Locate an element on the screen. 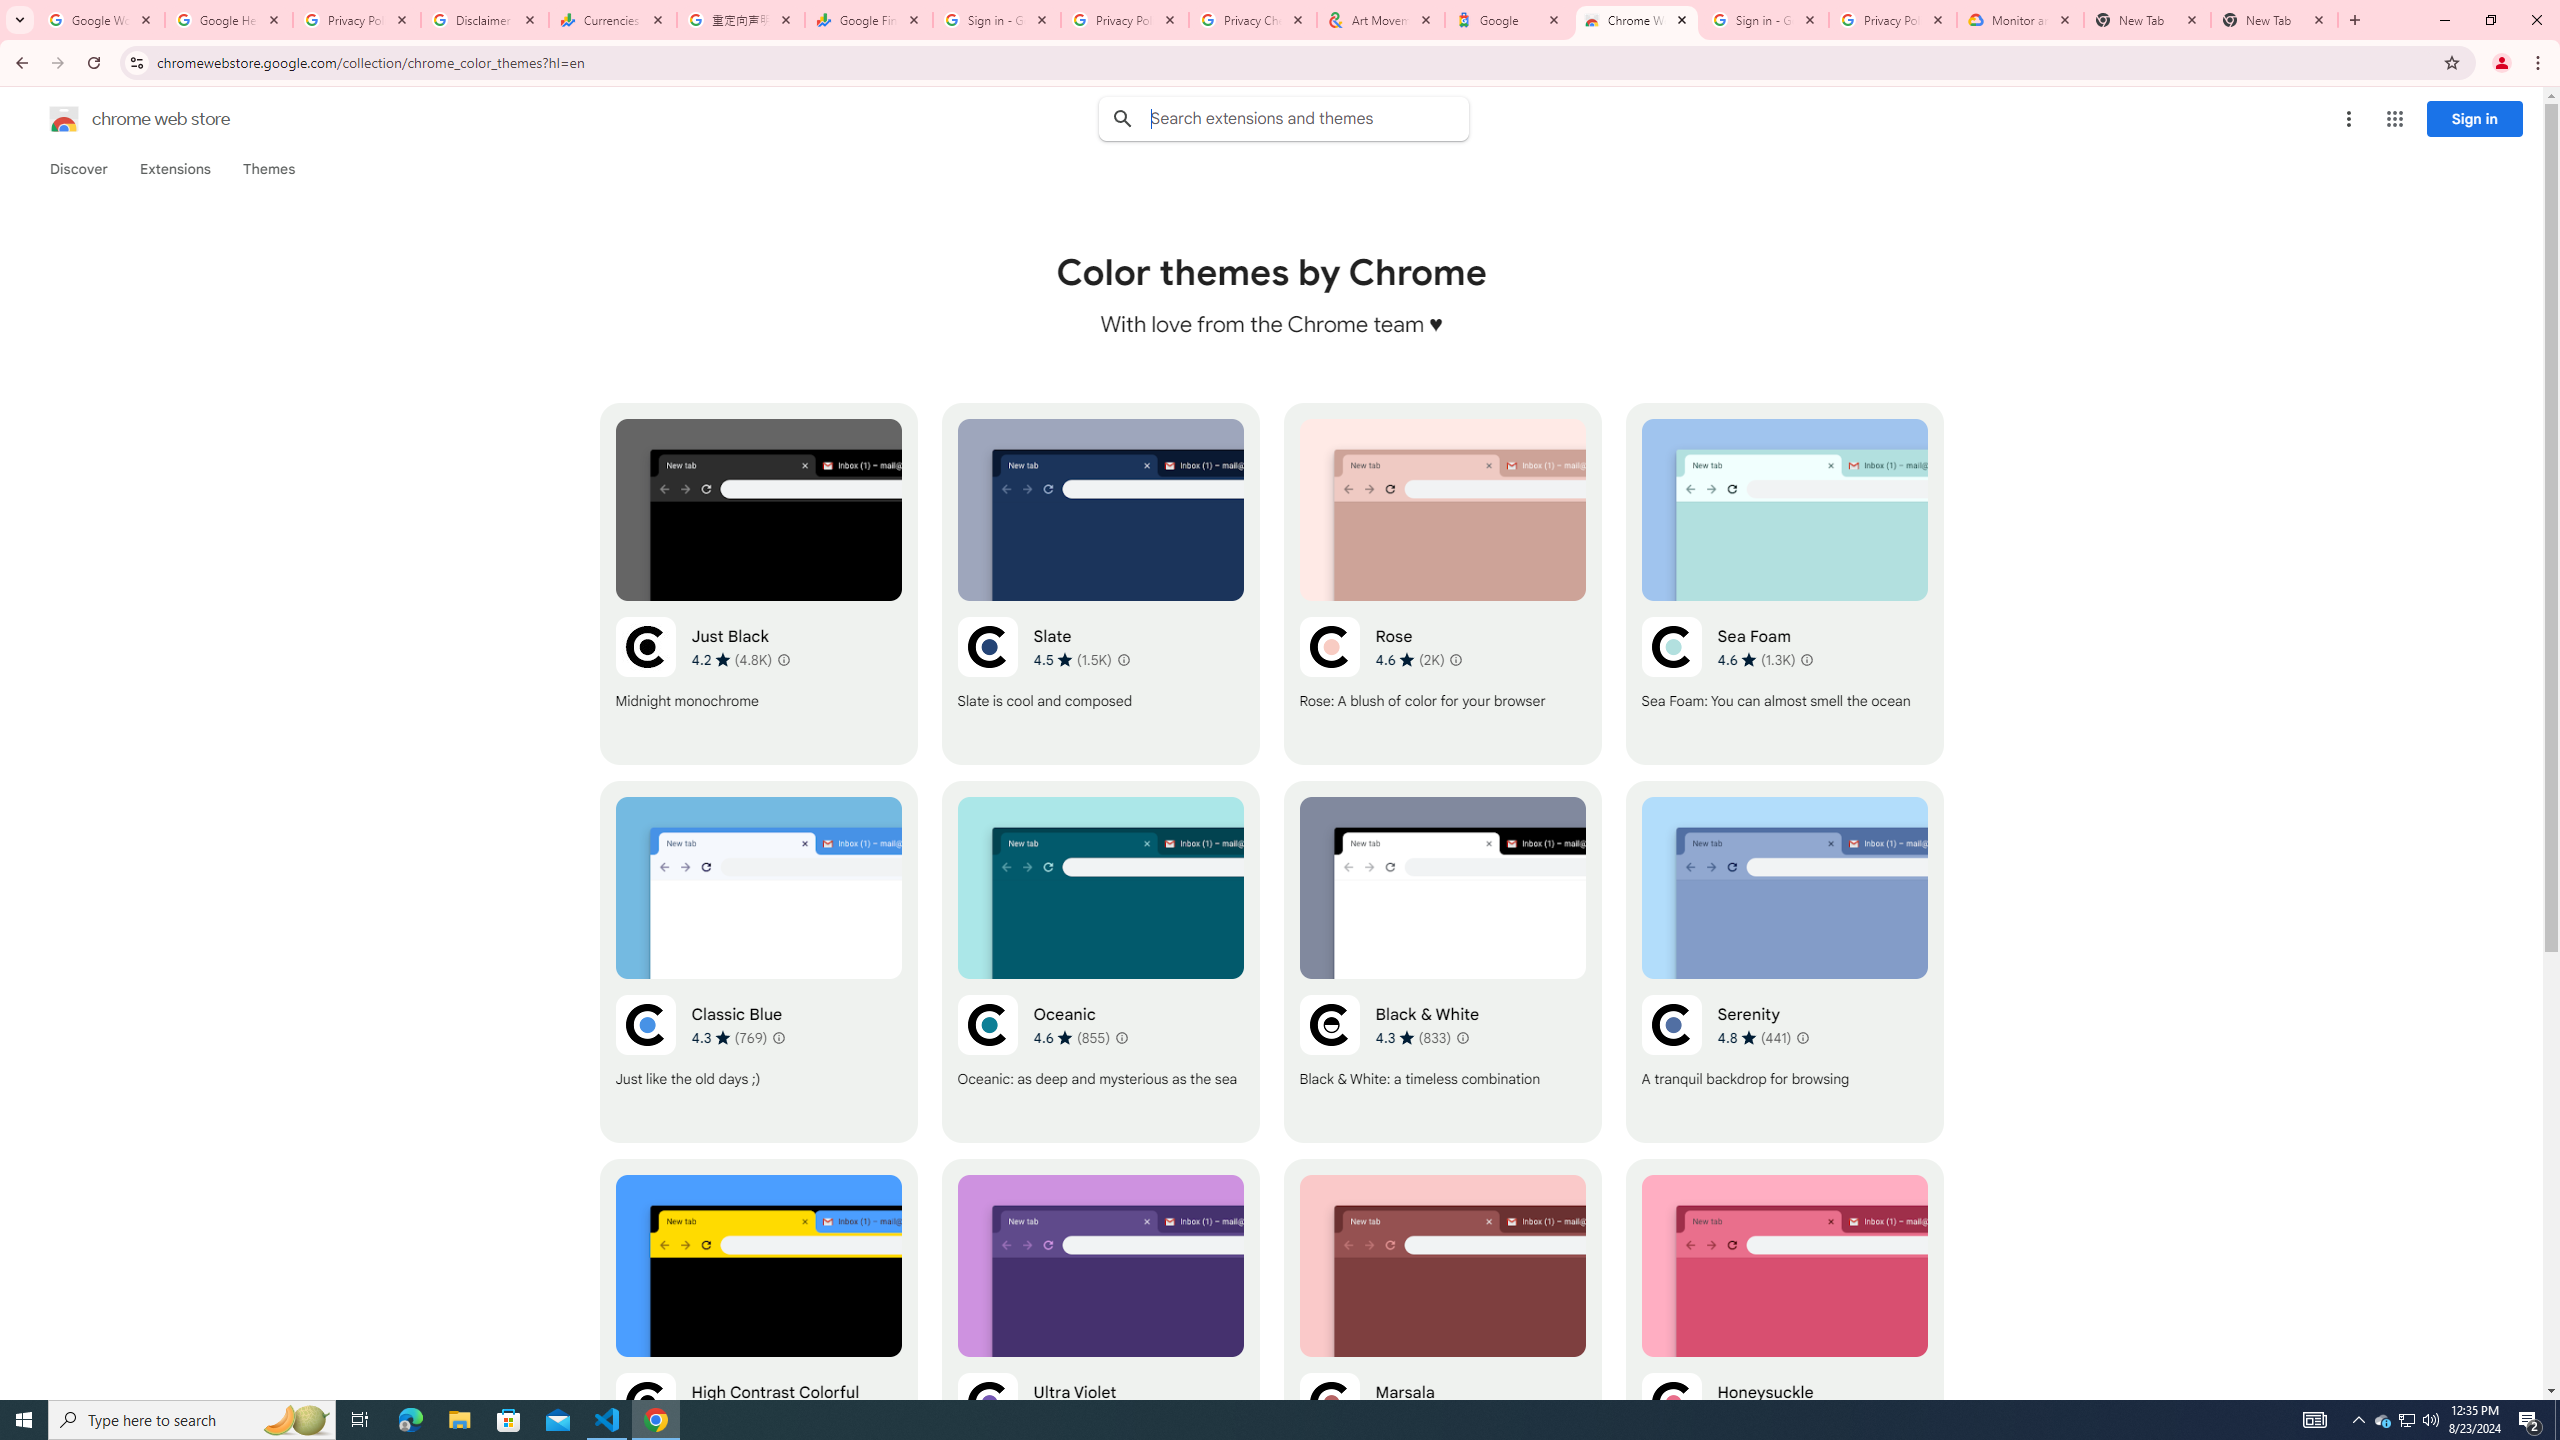 The width and height of the screenshot is (2560, 1440). 'Search input' is located at coordinates (1308, 118).